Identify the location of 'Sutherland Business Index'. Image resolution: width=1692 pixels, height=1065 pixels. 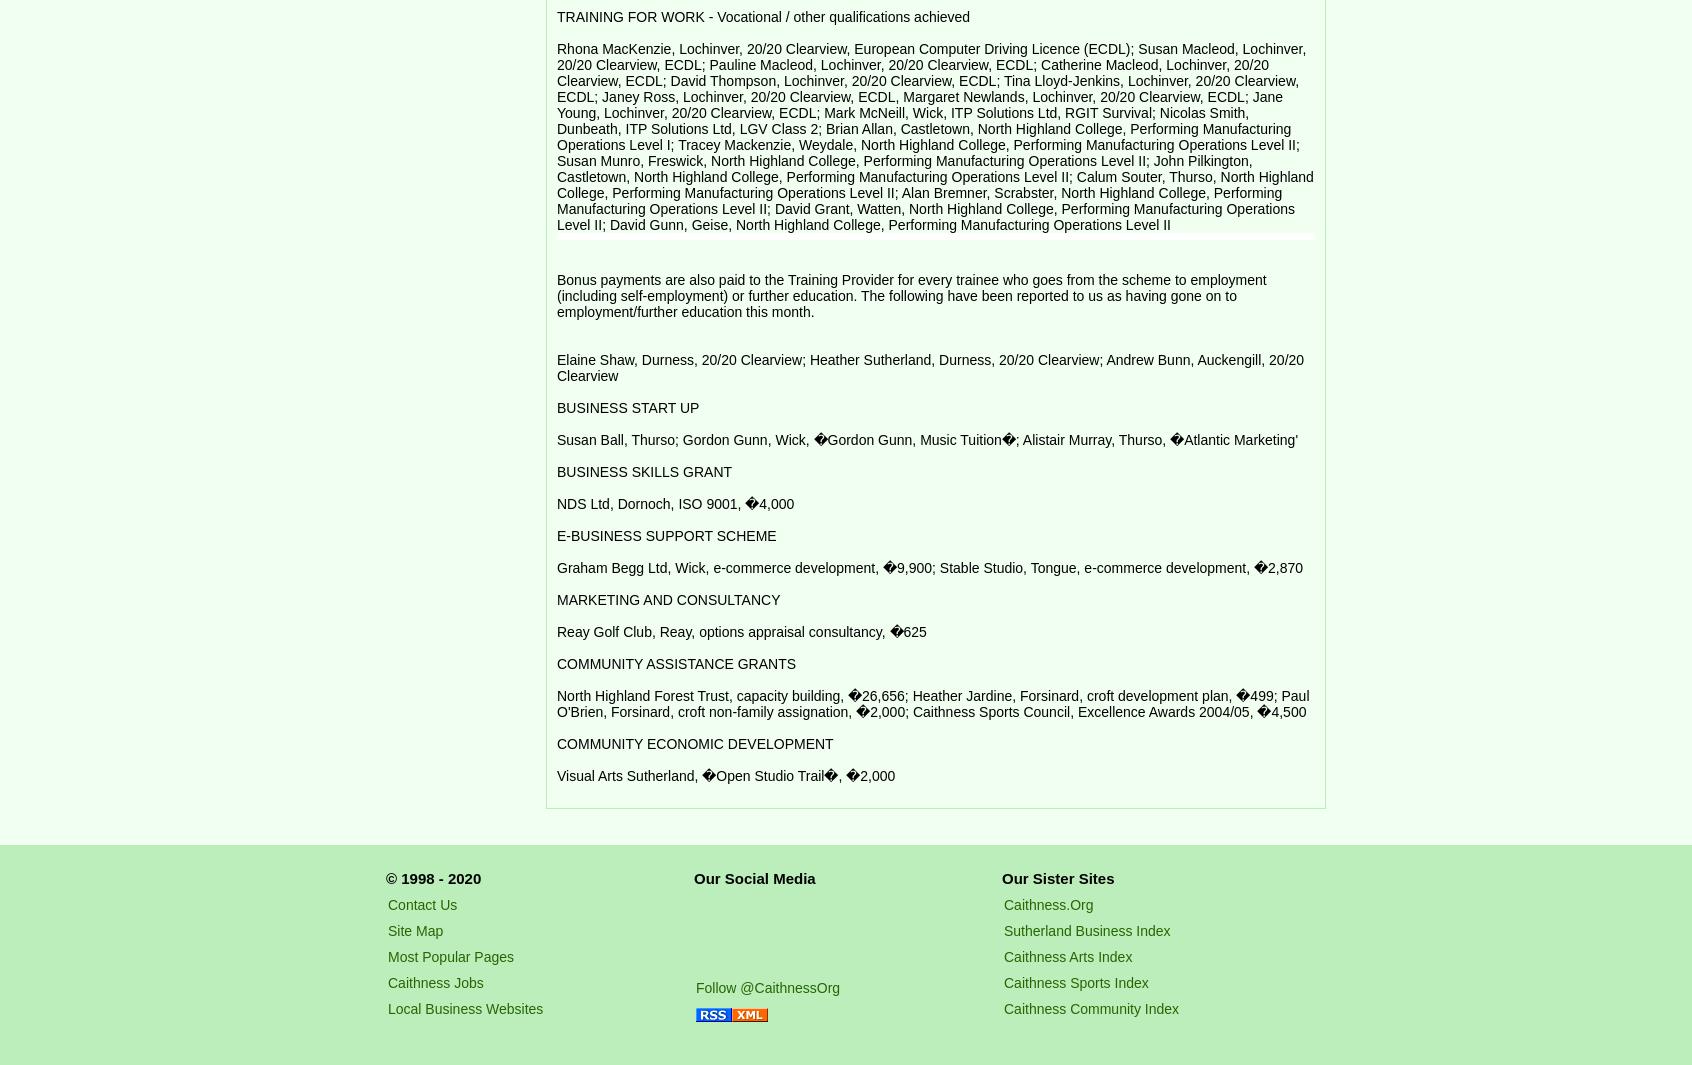
(1086, 929).